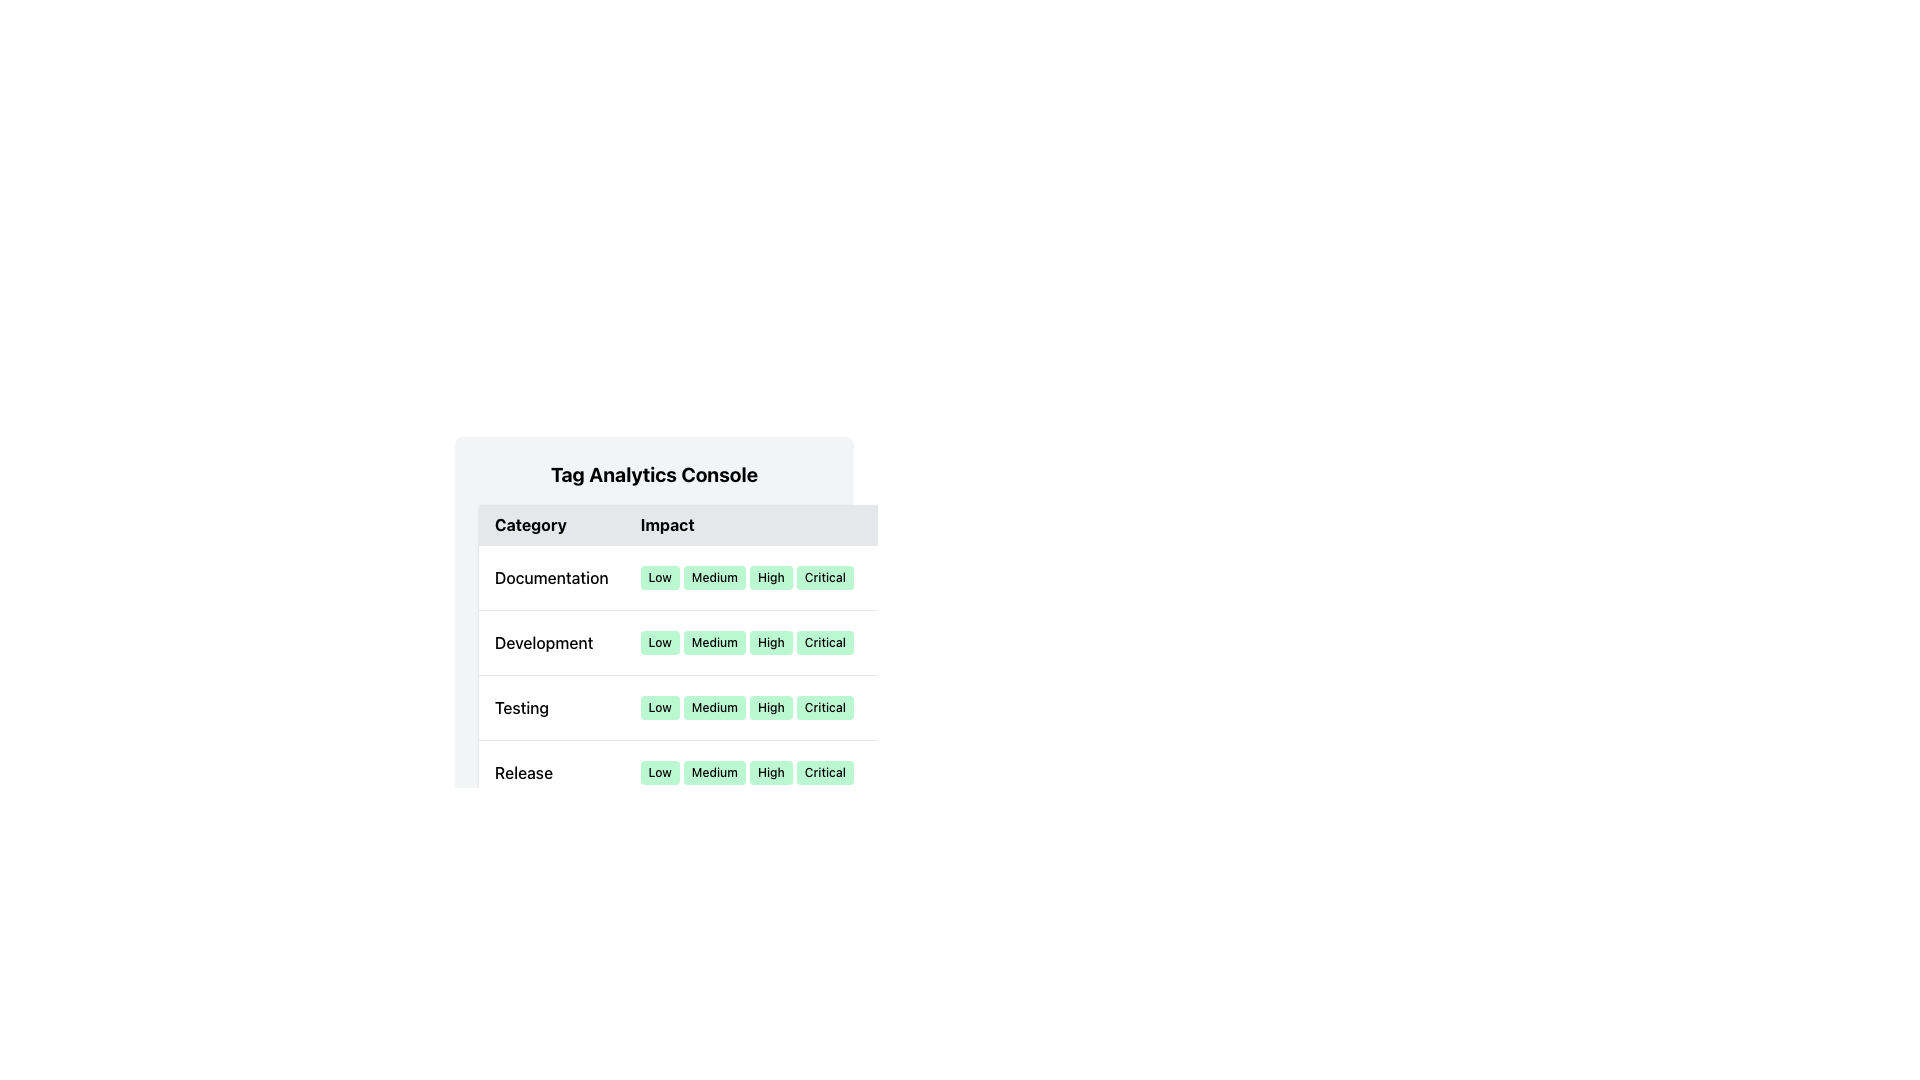  I want to click on the 'Medium' status indicator in the Release category, which visually represents the categorical level among other options like 'Low', 'High', and 'Critical', so click(719, 771).